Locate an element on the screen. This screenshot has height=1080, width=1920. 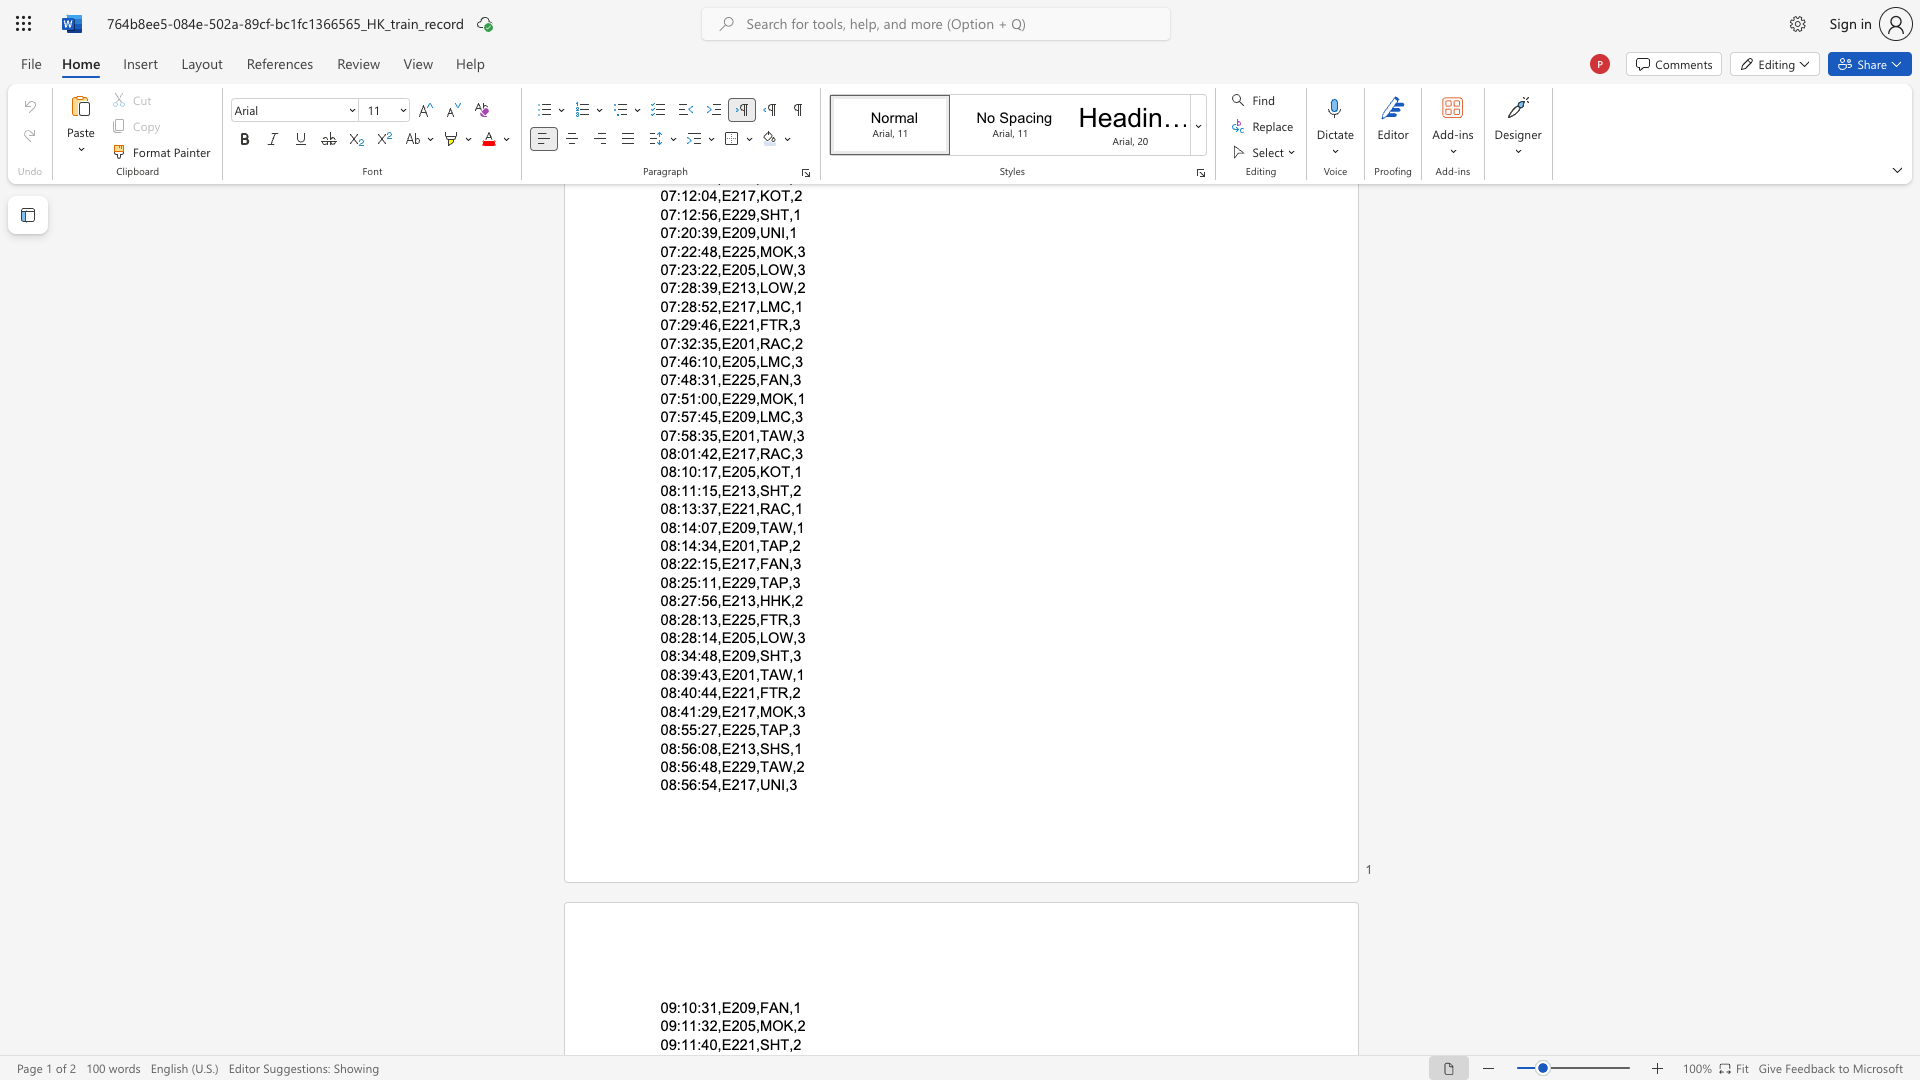
the subset text "209" within the text "09:10:31,E209,FAN,1" is located at coordinates (730, 1007).